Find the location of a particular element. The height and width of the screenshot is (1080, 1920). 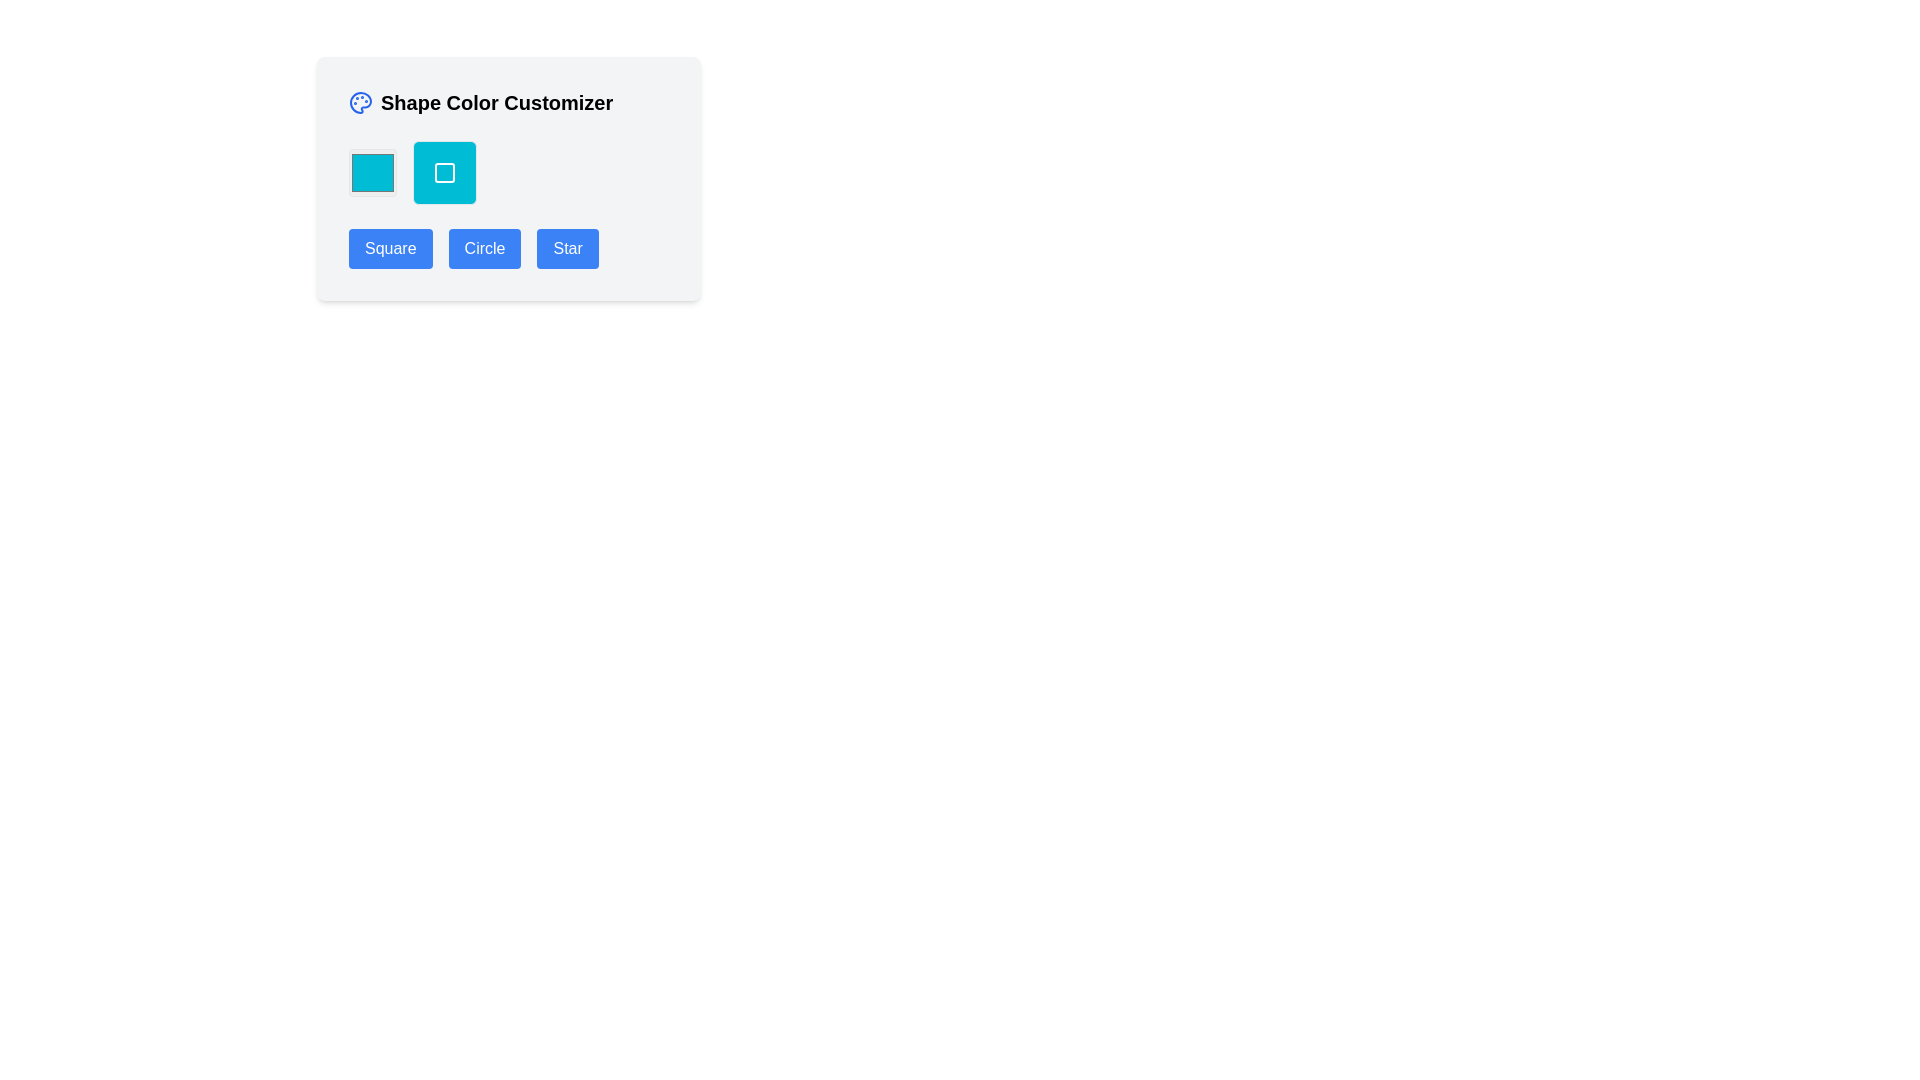

the painter's palette icon styled with blue color, located to the left of the 'Shape Color Customizer' title is located at coordinates (360, 103).